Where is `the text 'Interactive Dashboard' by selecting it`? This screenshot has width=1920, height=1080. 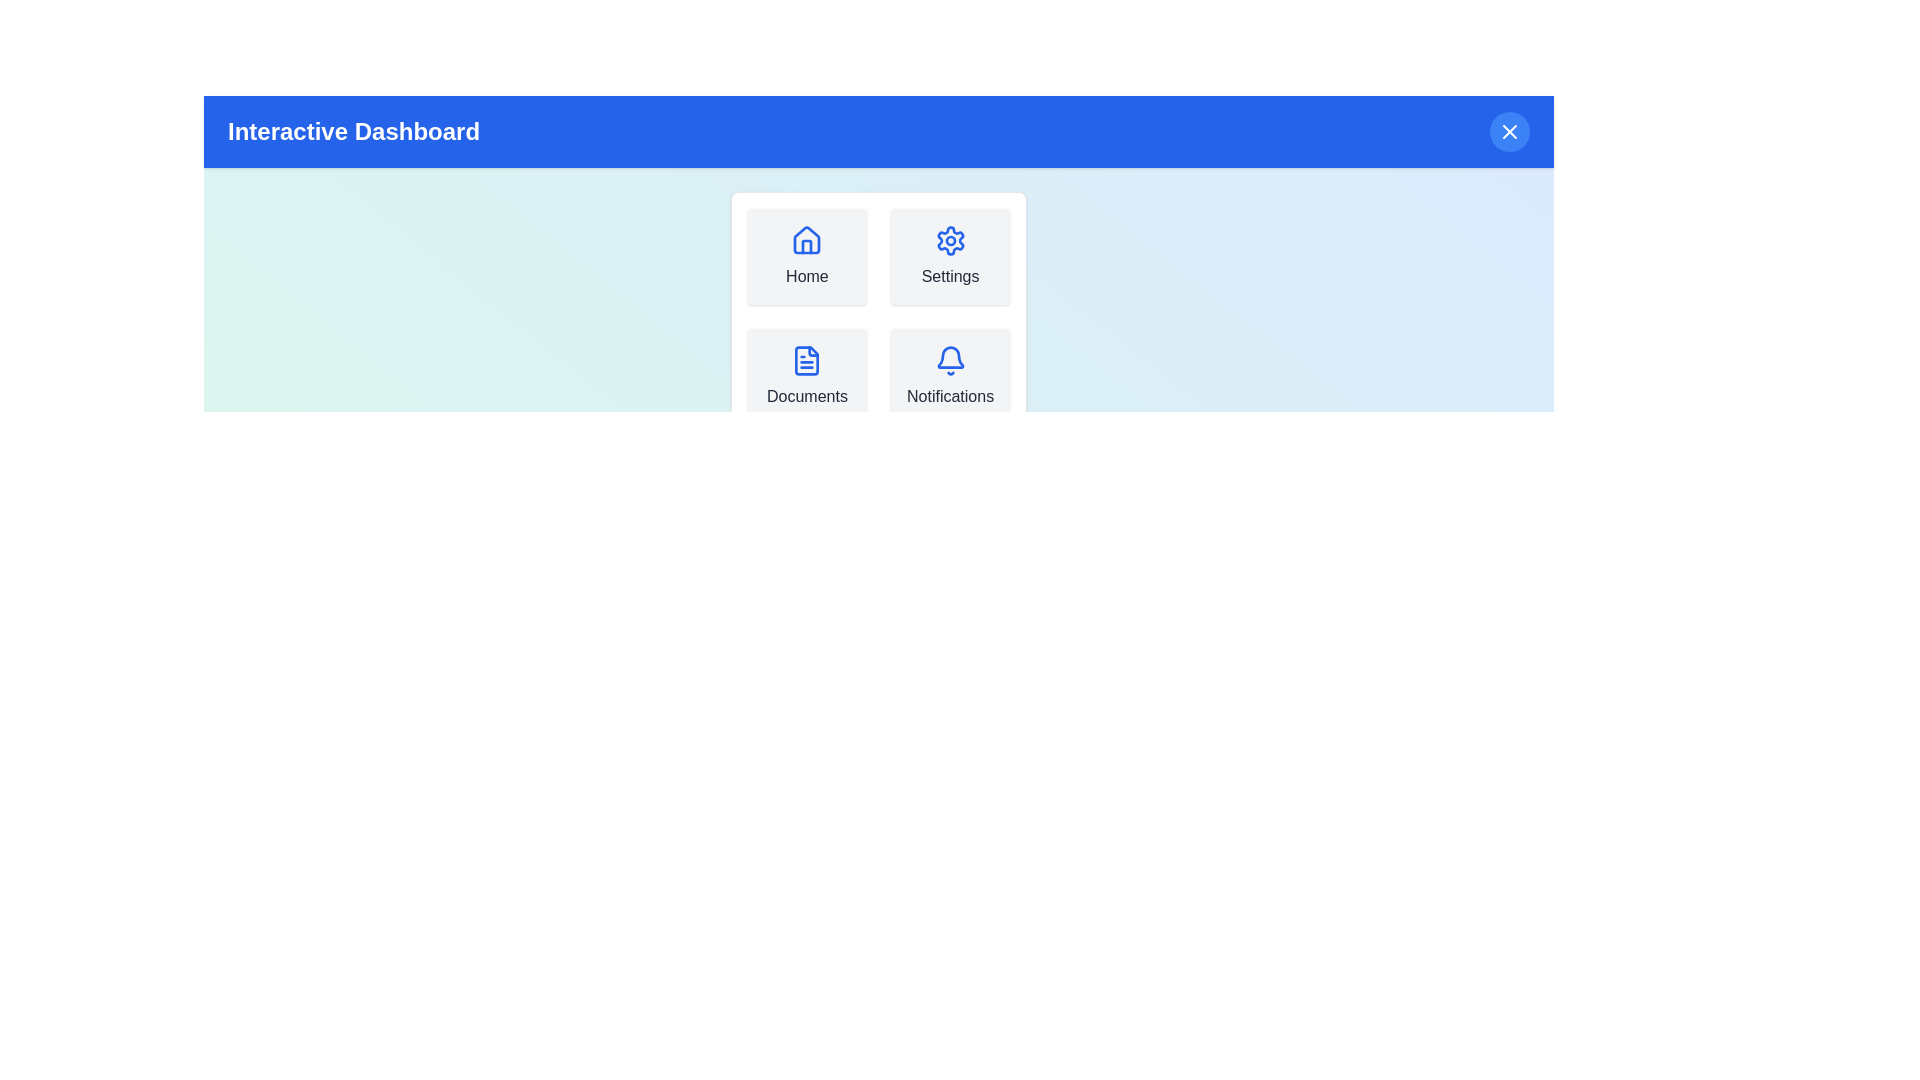
the text 'Interactive Dashboard' by selecting it is located at coordinates (227, 115).